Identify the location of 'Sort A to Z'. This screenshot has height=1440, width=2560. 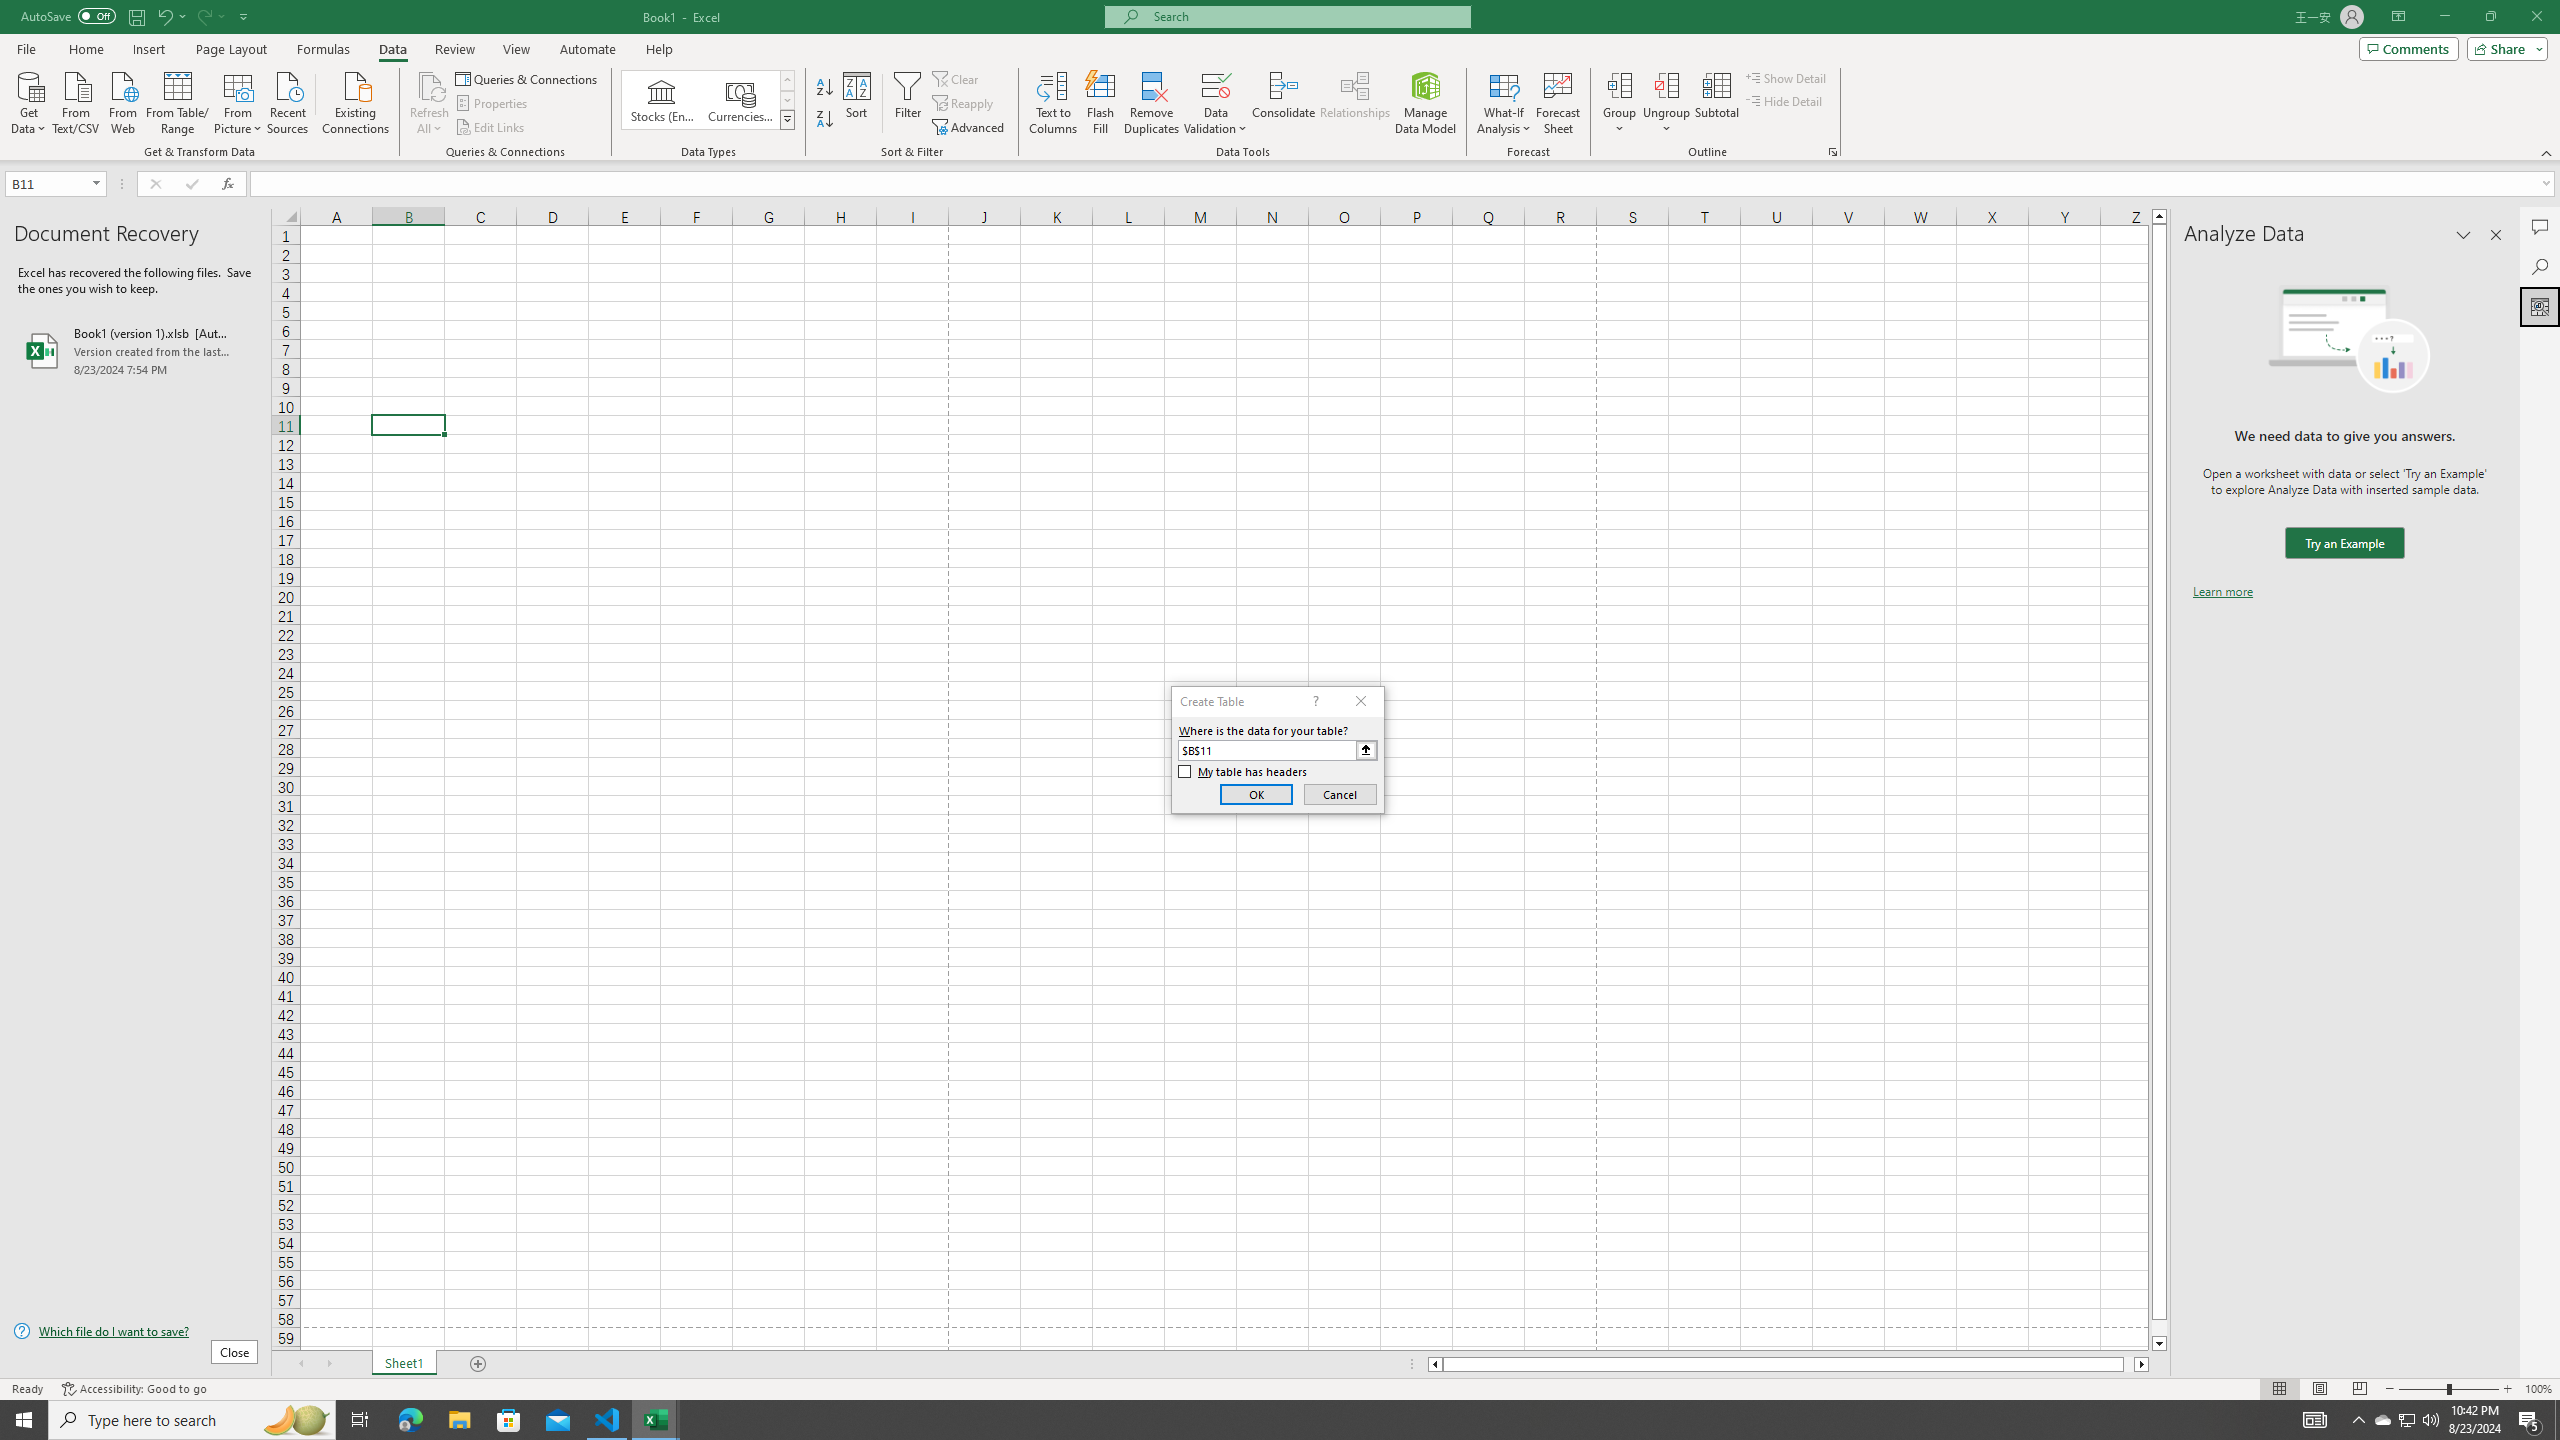
(824, 87).